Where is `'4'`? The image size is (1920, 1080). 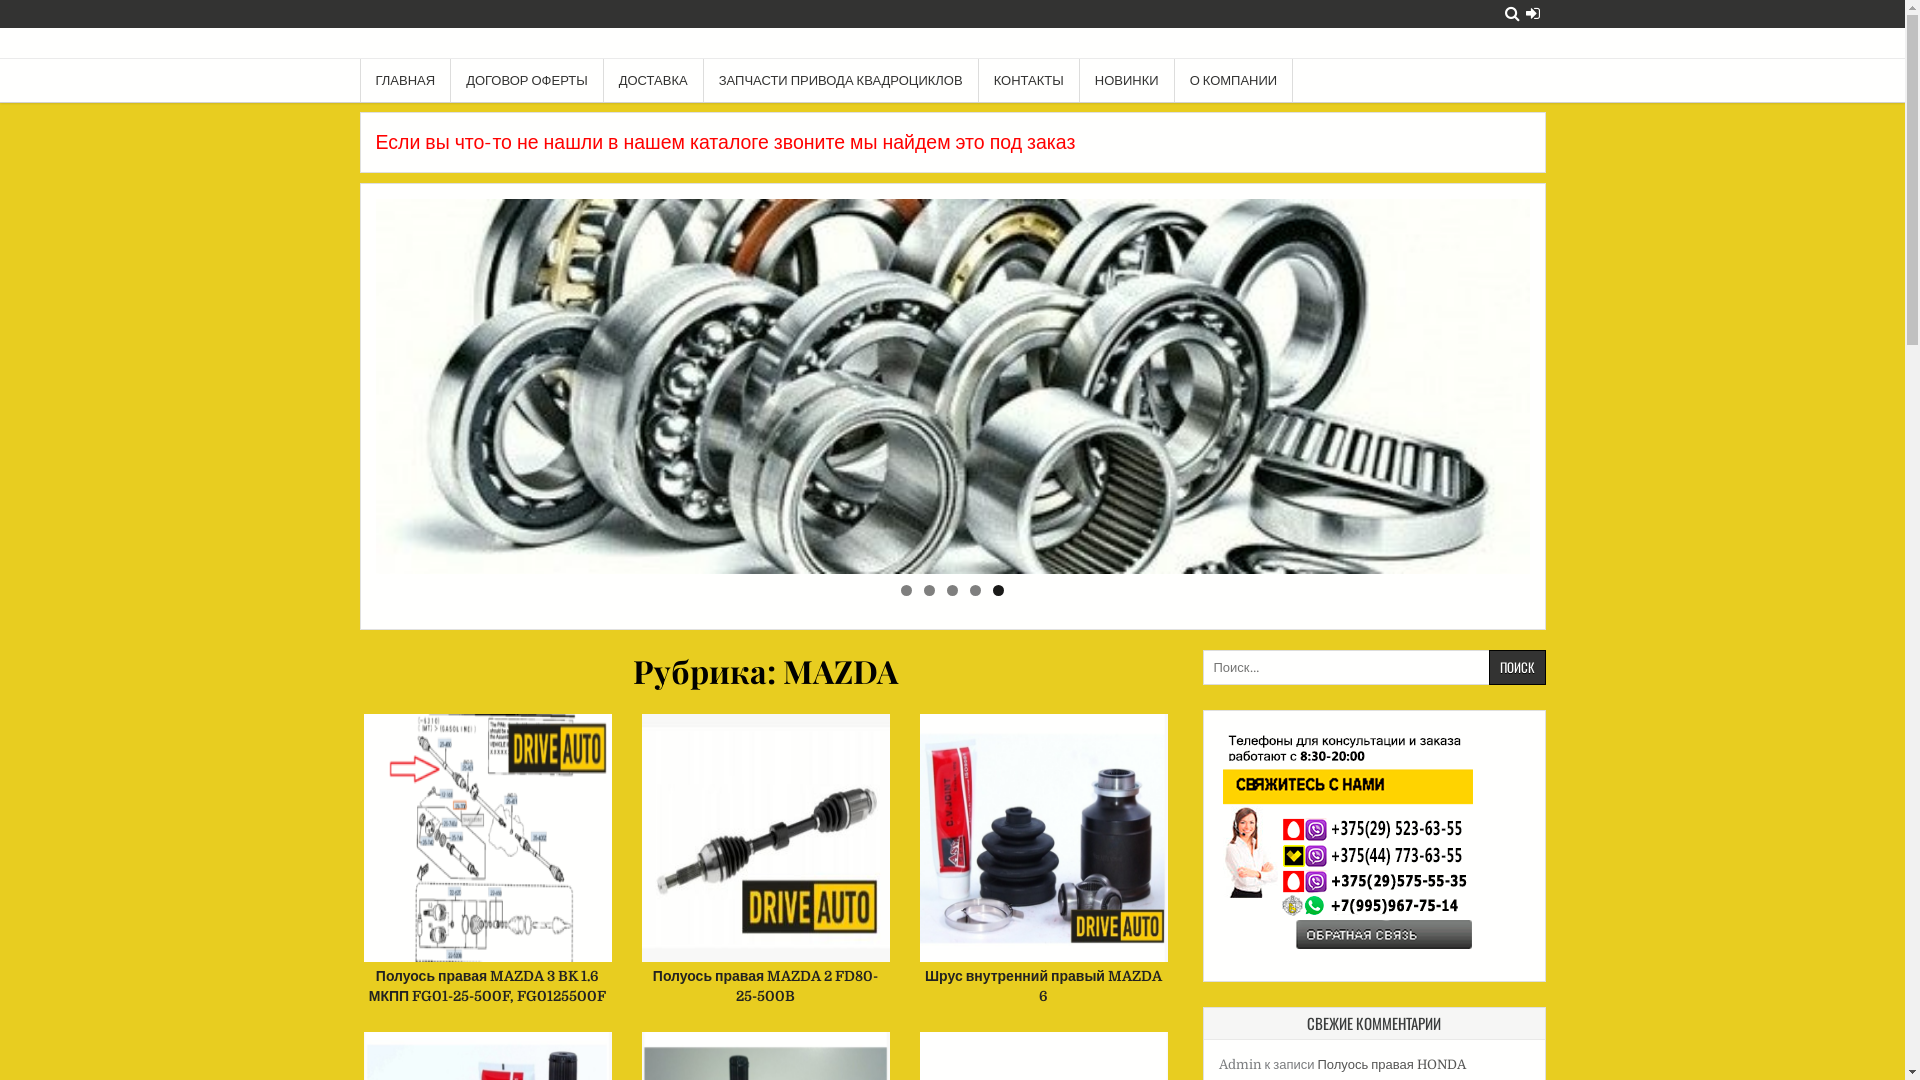 '4' is located at coordinates (969, 589).